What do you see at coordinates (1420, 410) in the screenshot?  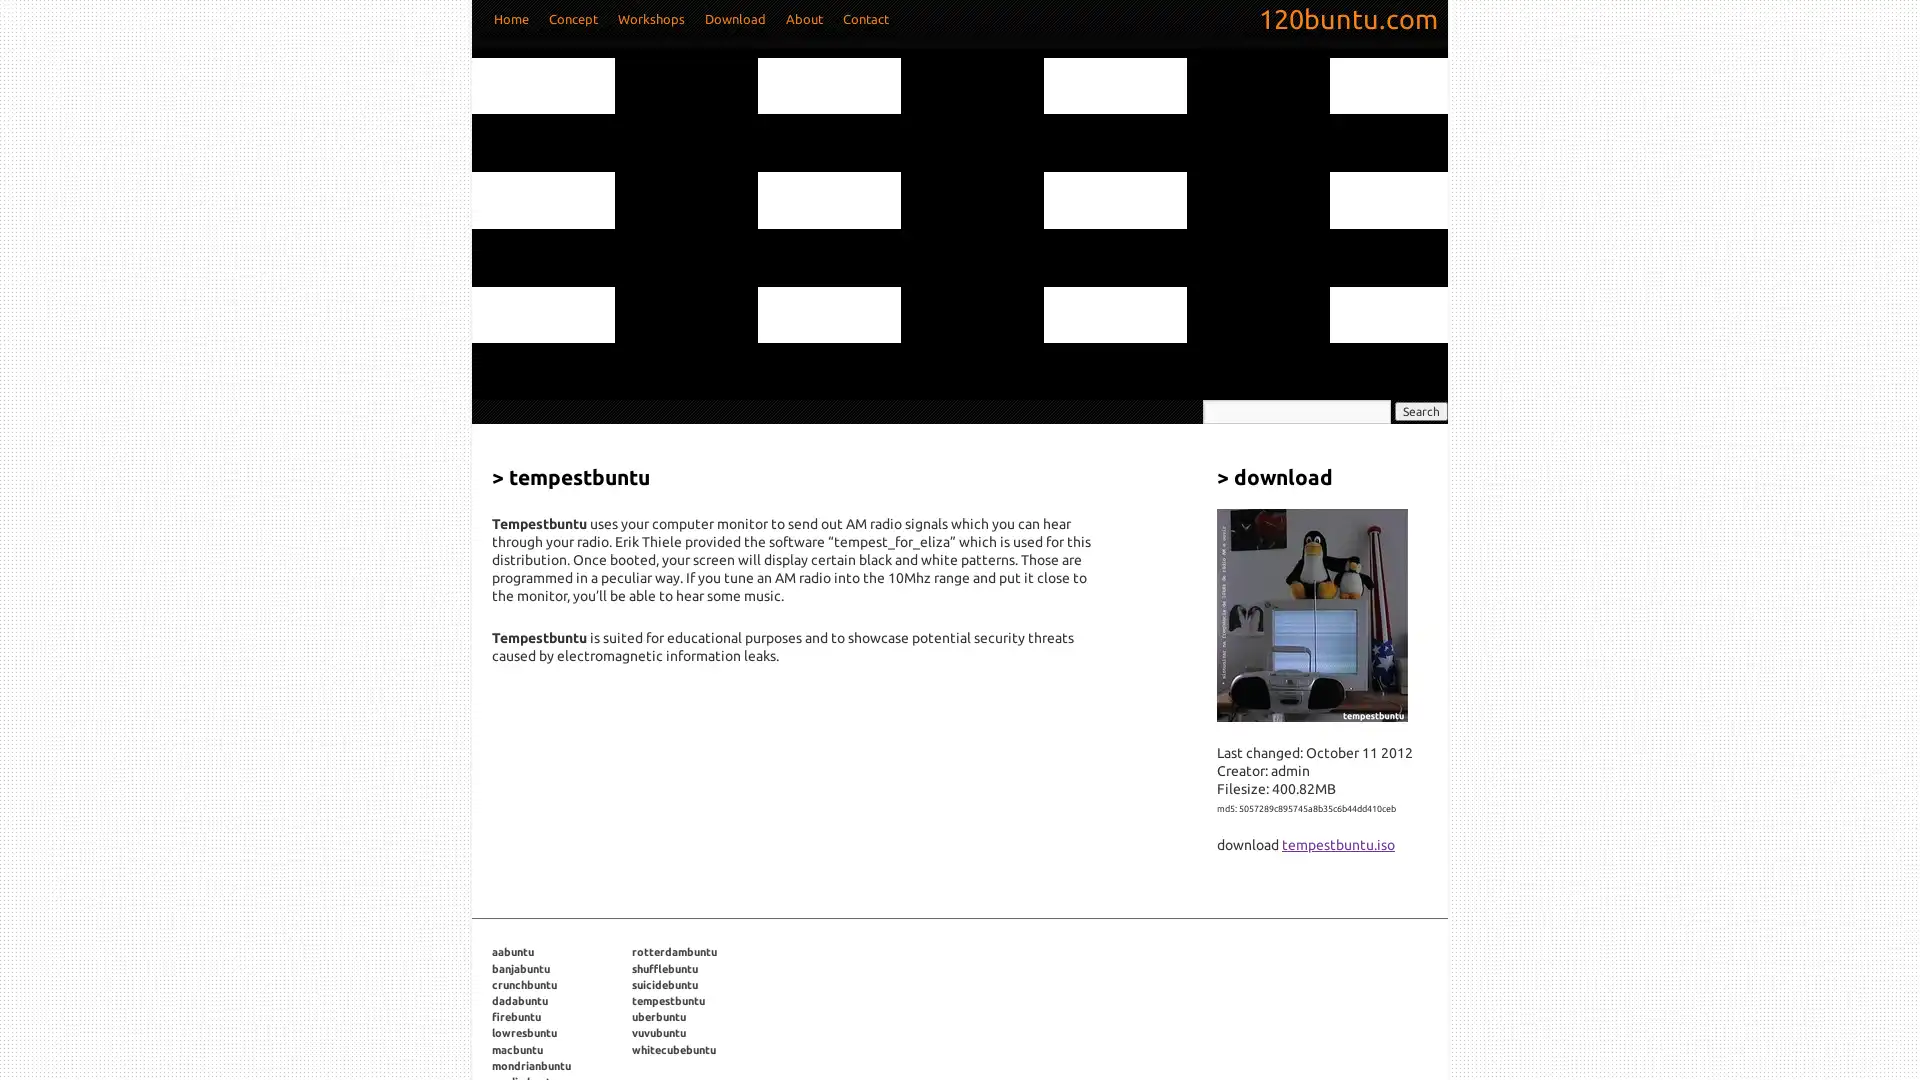 I see `Search` at bounding box center [1420, 410].